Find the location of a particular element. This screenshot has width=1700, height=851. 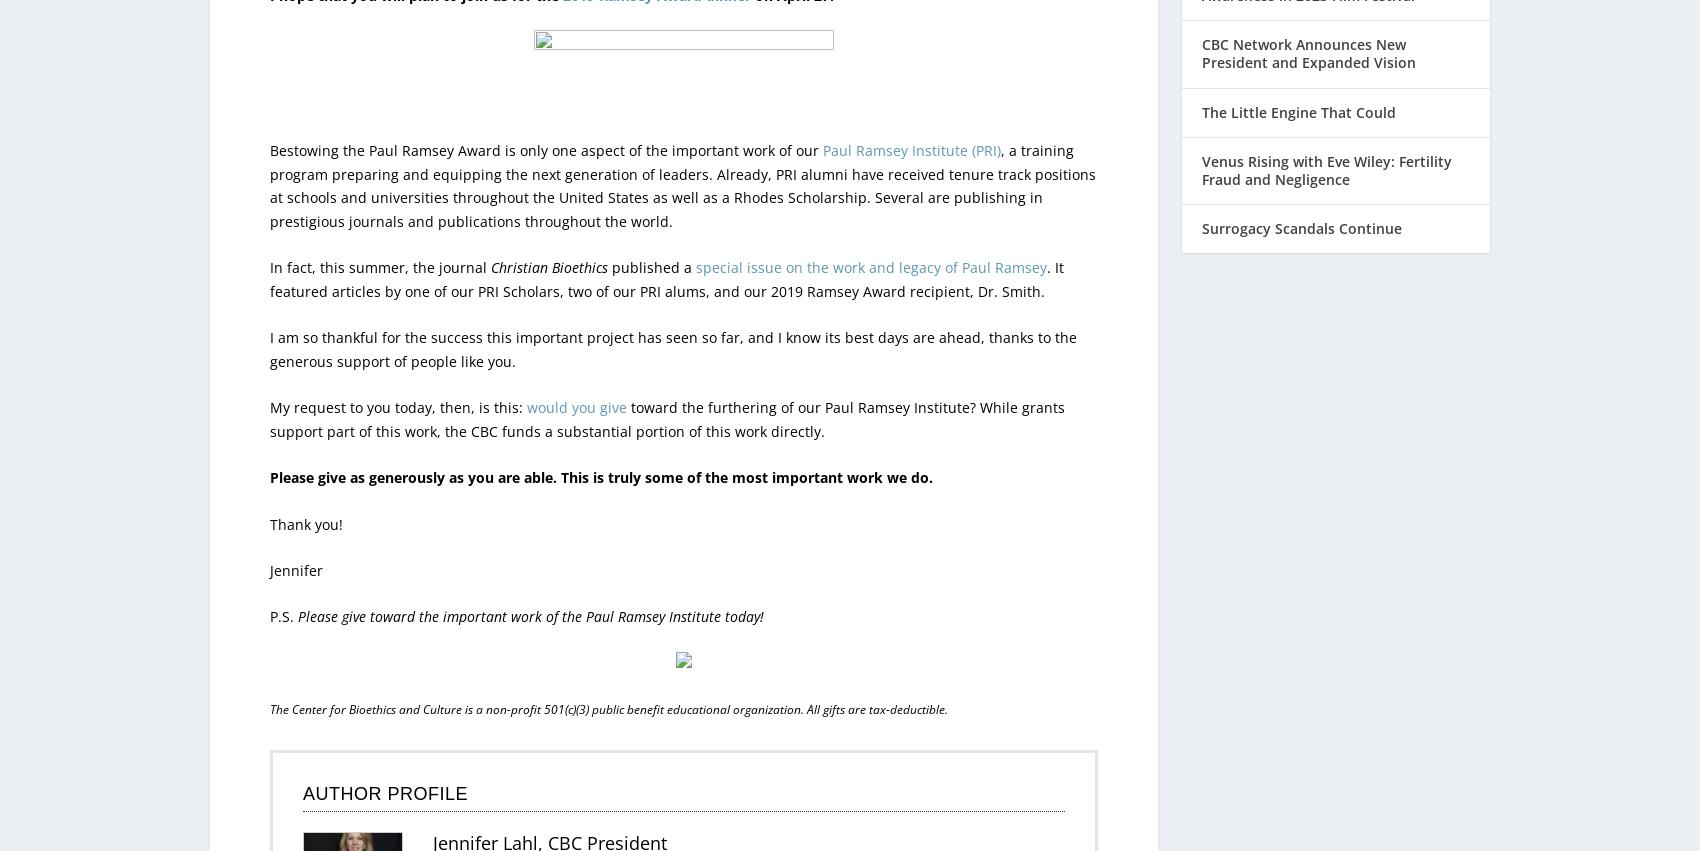

'. It featured articles by one of our PRI Scholars, two of our PRI alums, and our 2019 Ramsey Award recipient, Dr. Smith.' is located at coordinates (667, 236).